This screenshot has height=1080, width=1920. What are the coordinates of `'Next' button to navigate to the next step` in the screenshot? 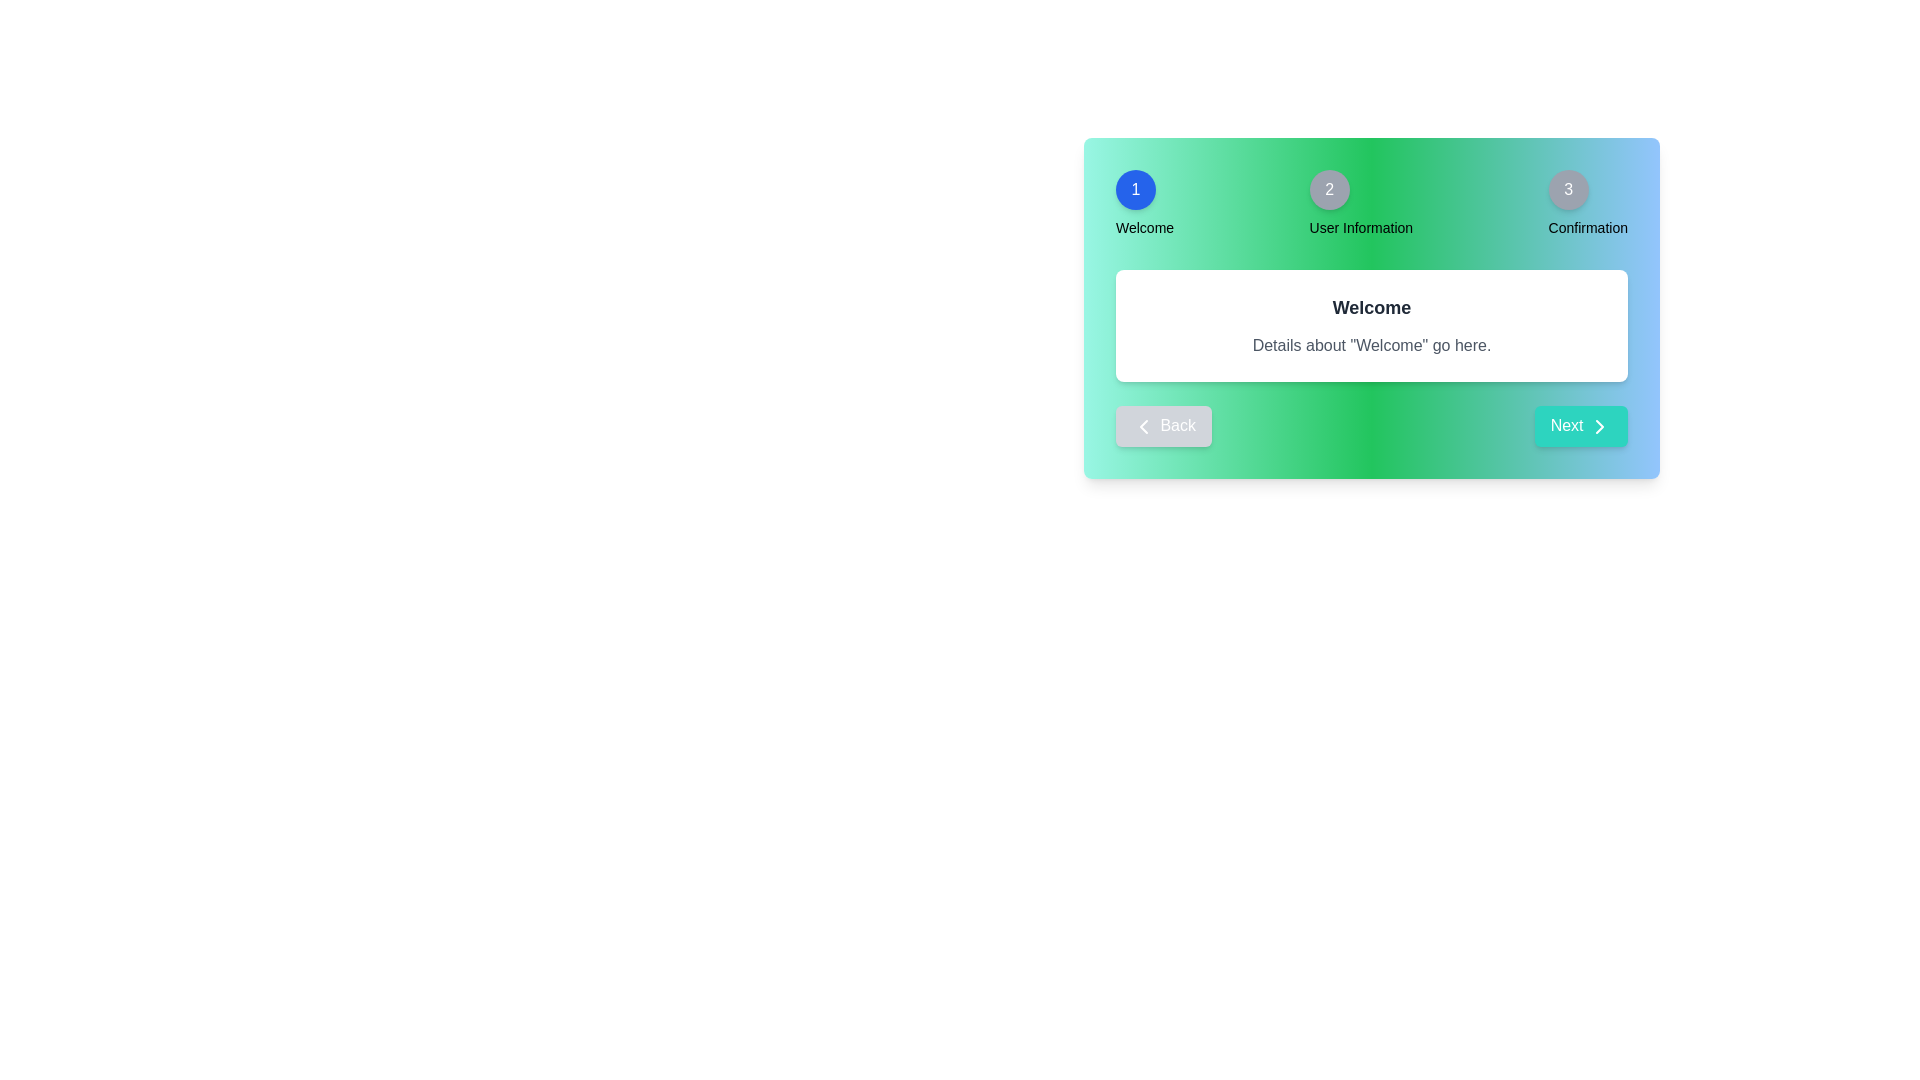 It's located at (1579, 424).